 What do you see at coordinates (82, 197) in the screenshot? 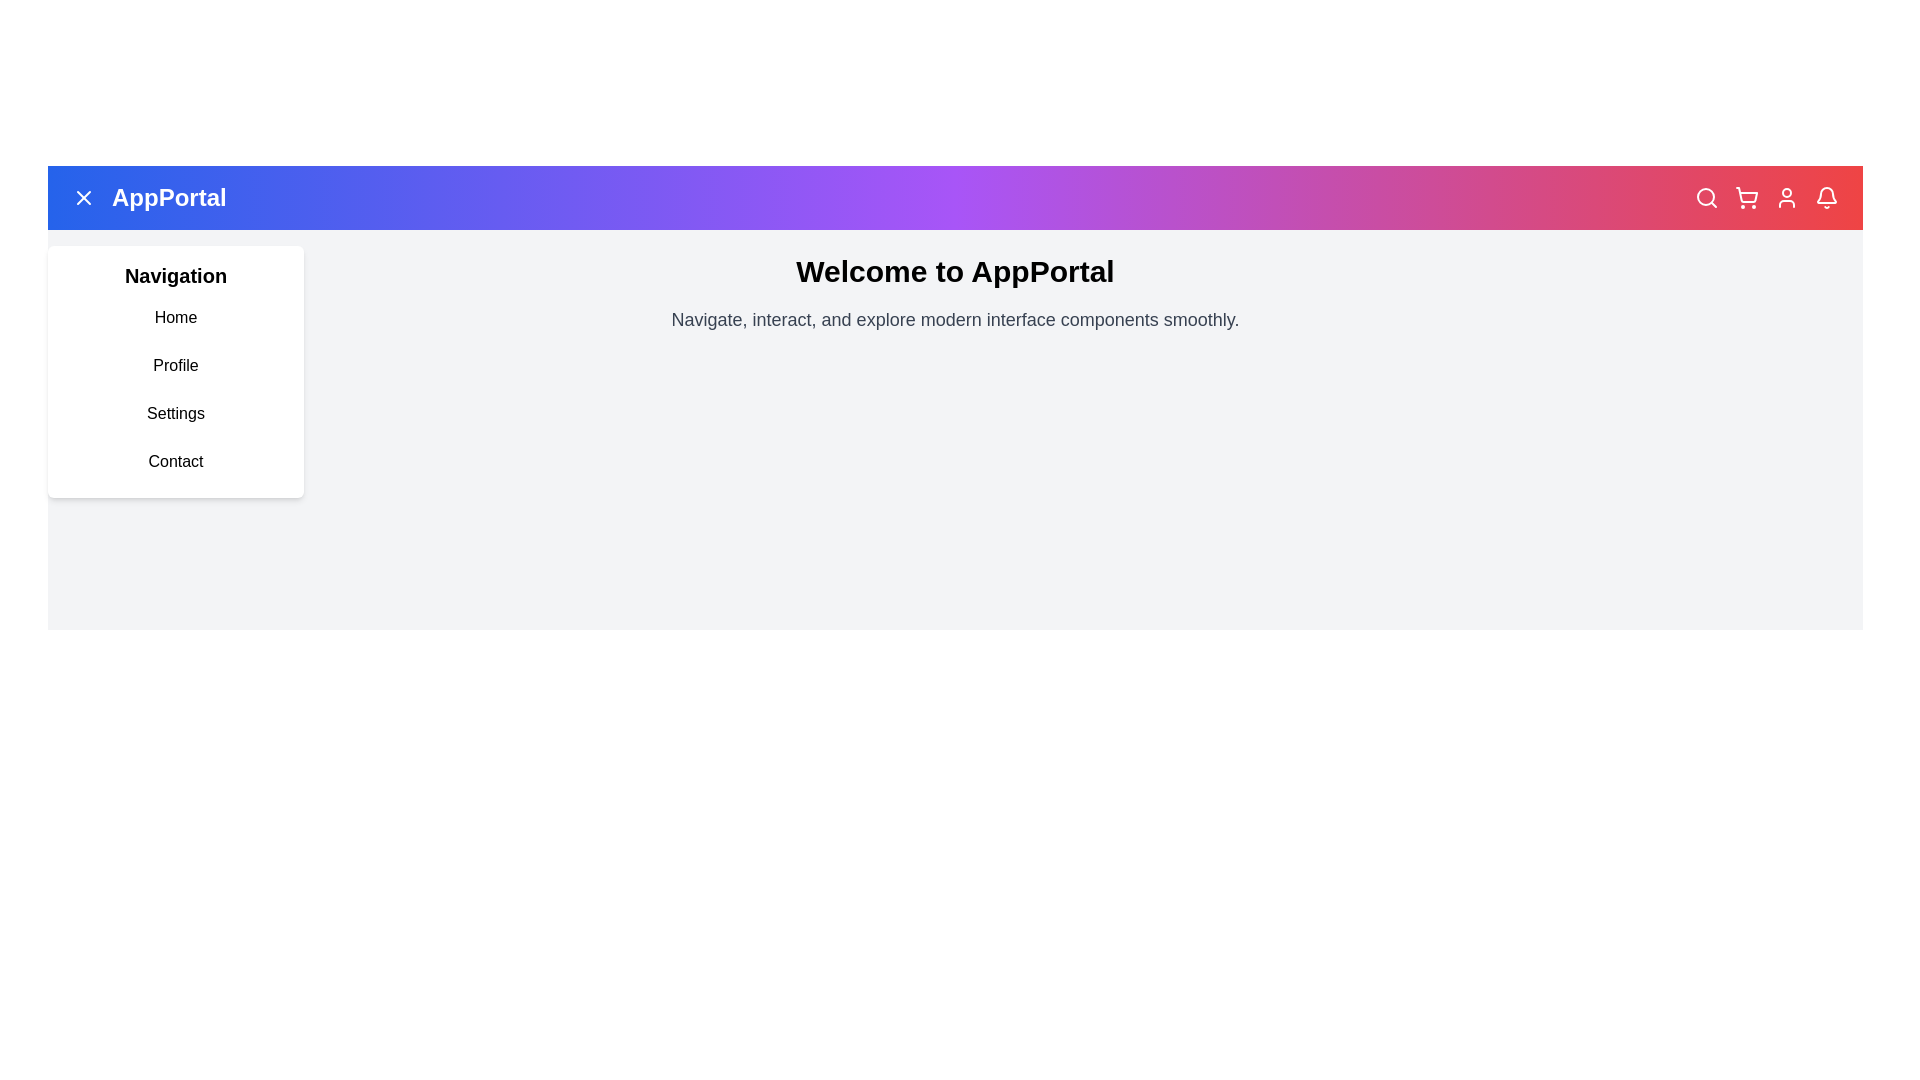
I see `the close button located in the header bar` at bounding box center [82, 197].